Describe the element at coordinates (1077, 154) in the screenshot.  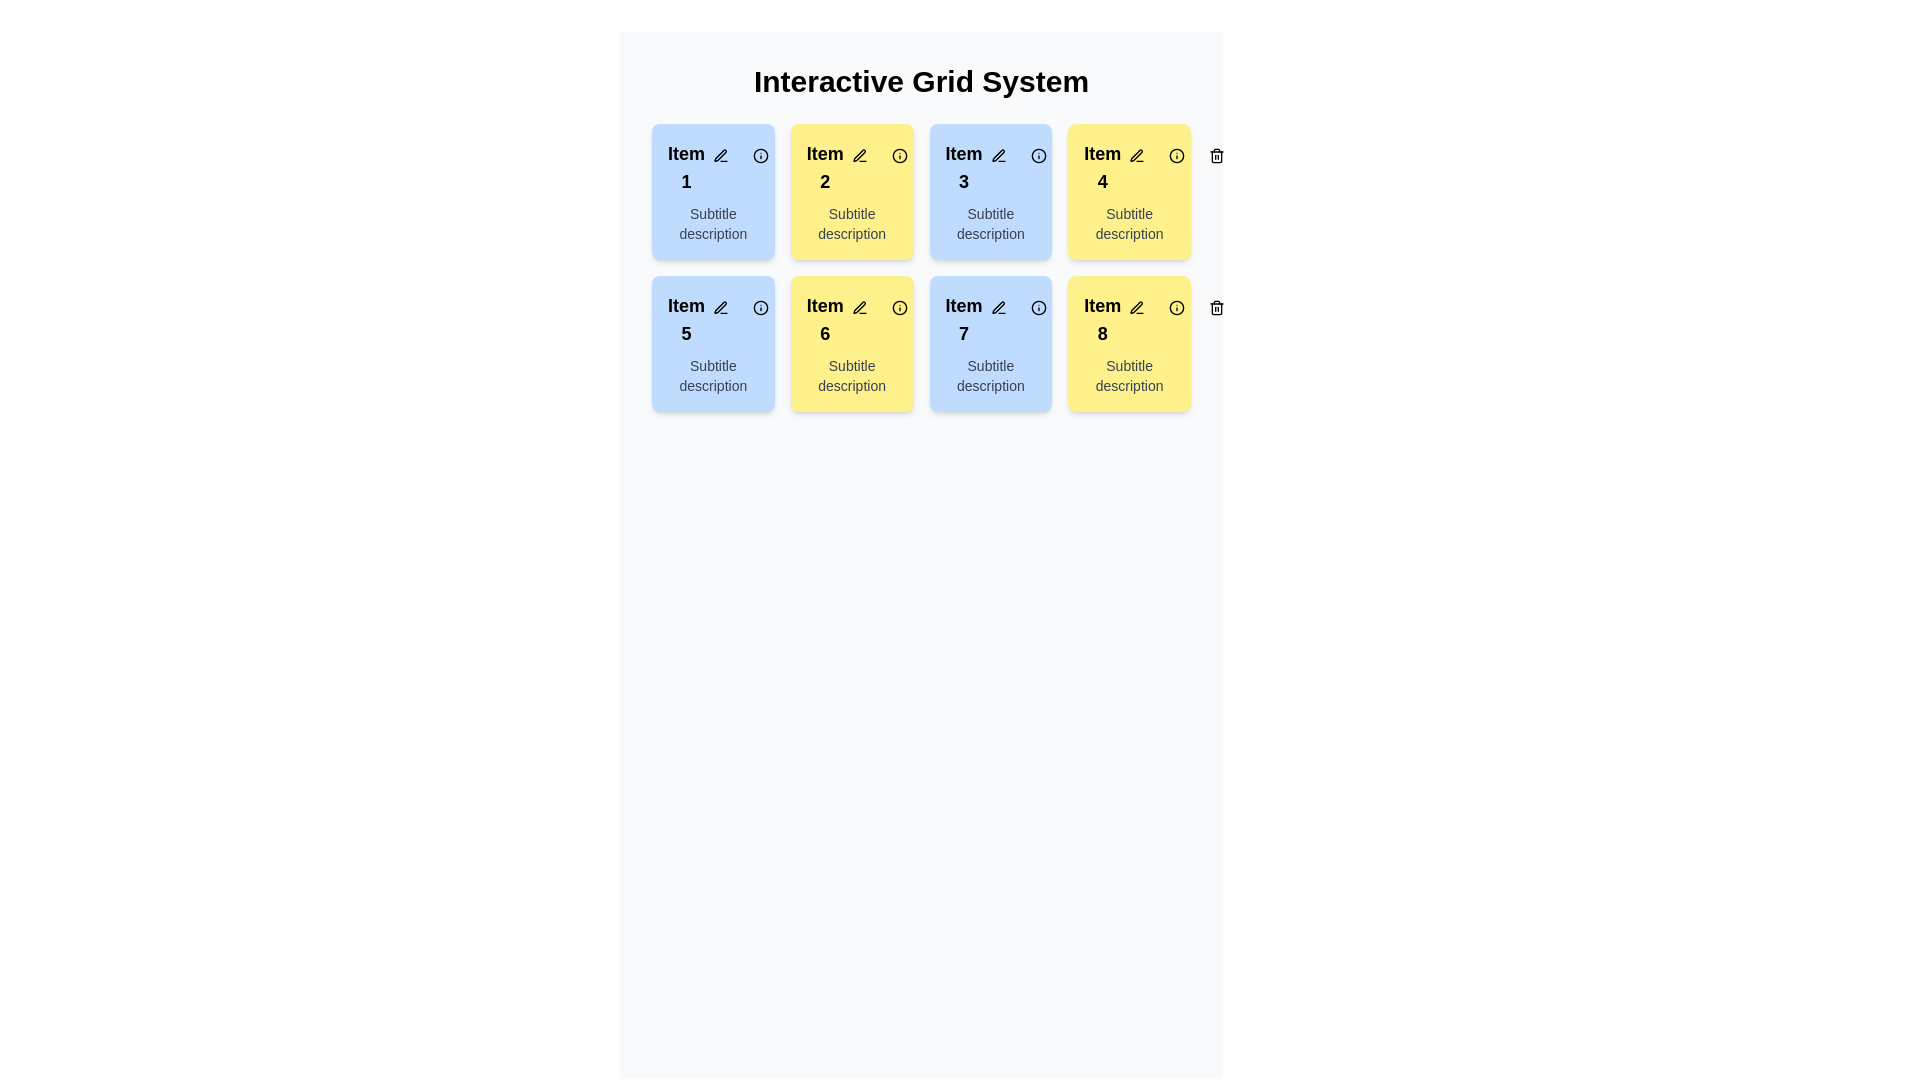
I see `the circular button with a trash can icon, styled with a red hover effect, located in the grid item labeled 'Item 4'` at that location.